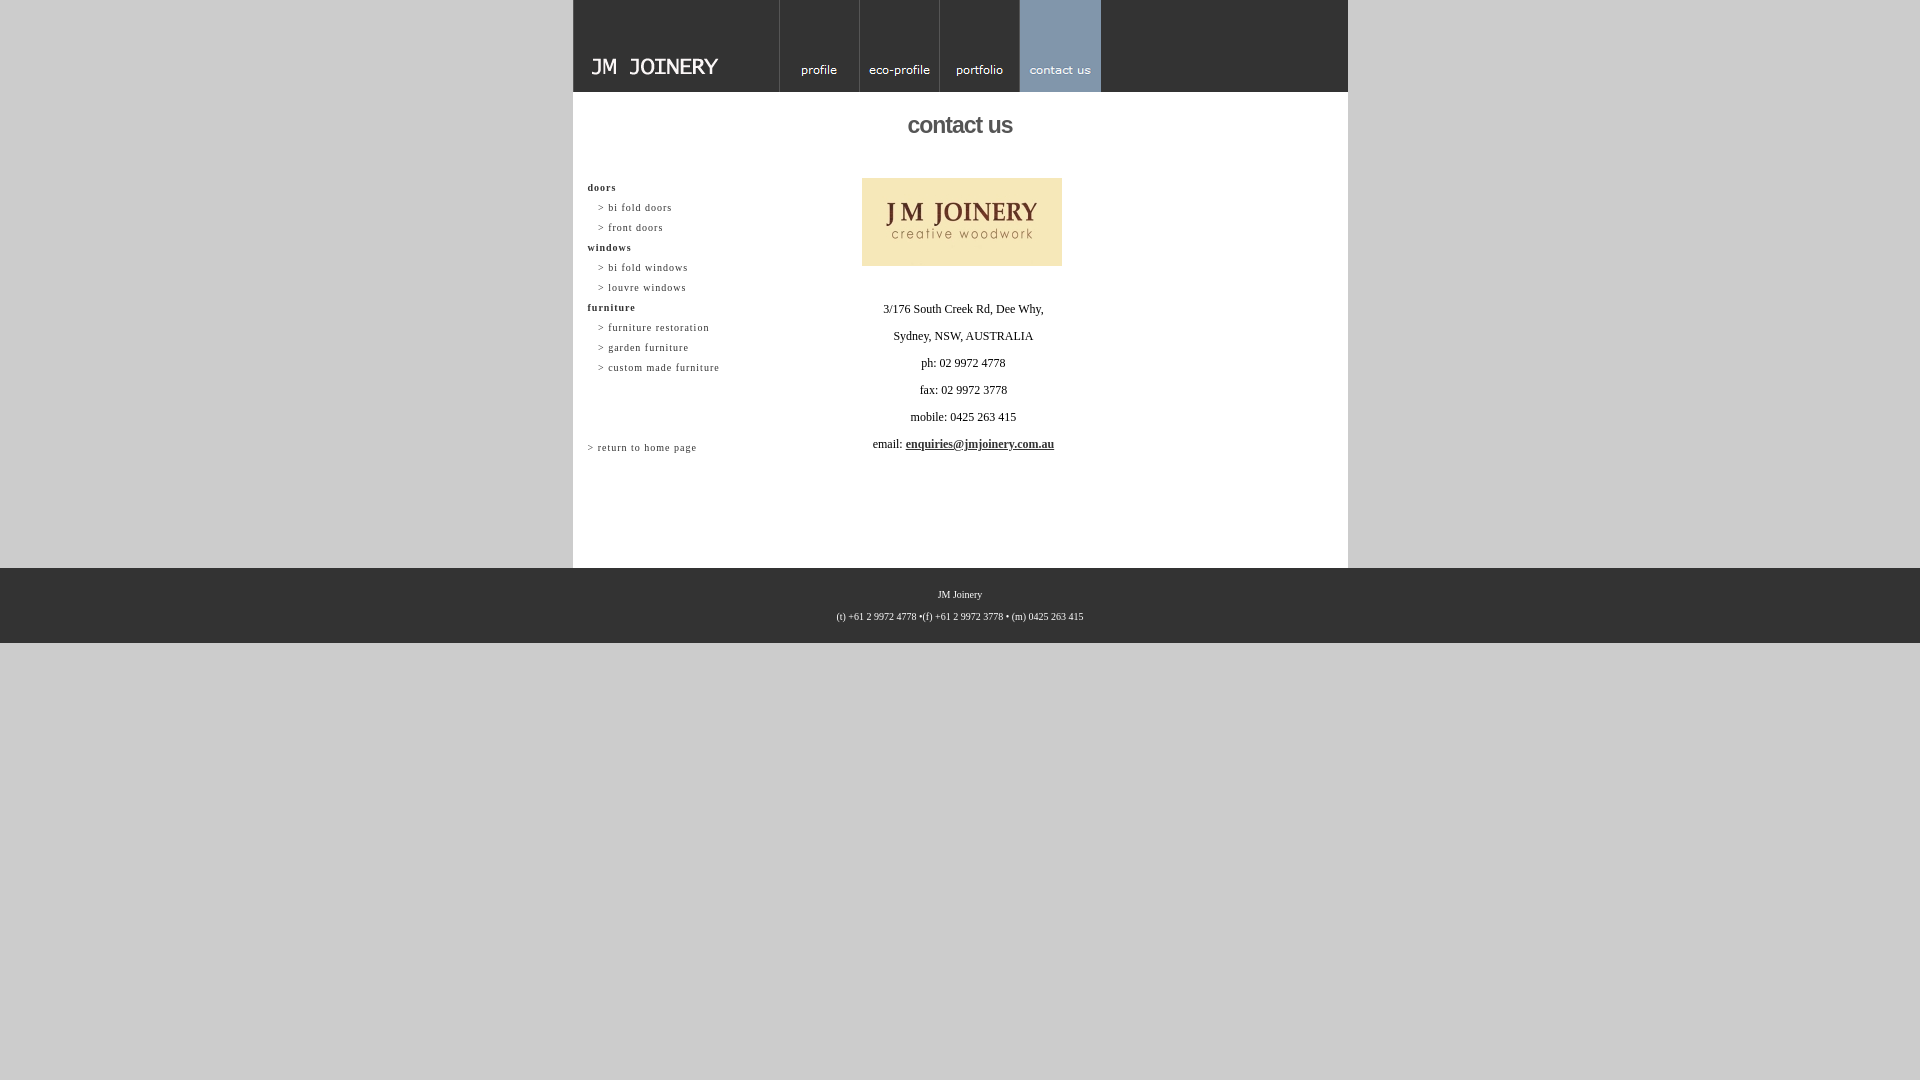  What do you see at coordinates (667, 288) in the screenshot?
I see `'   > louvre windows'` at bounding box center [667, 288].